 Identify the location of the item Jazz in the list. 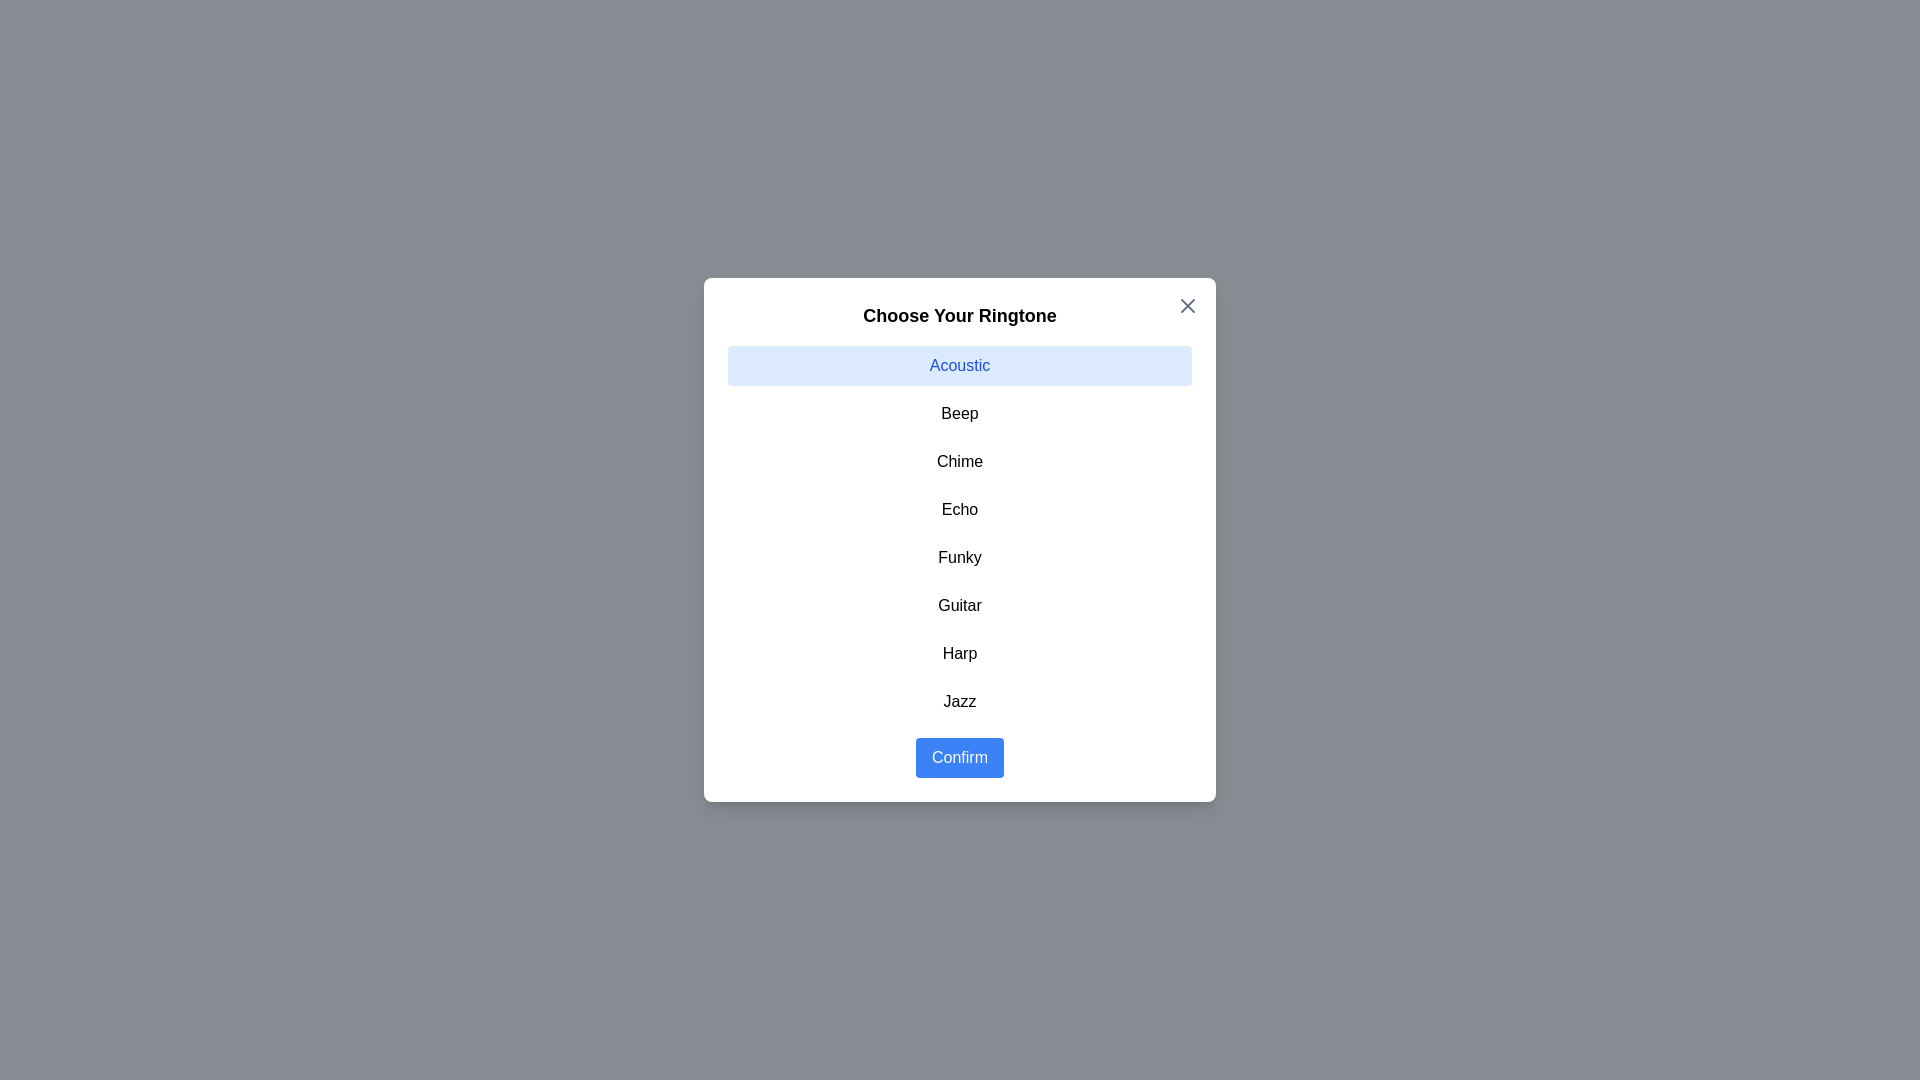
(960, 701).